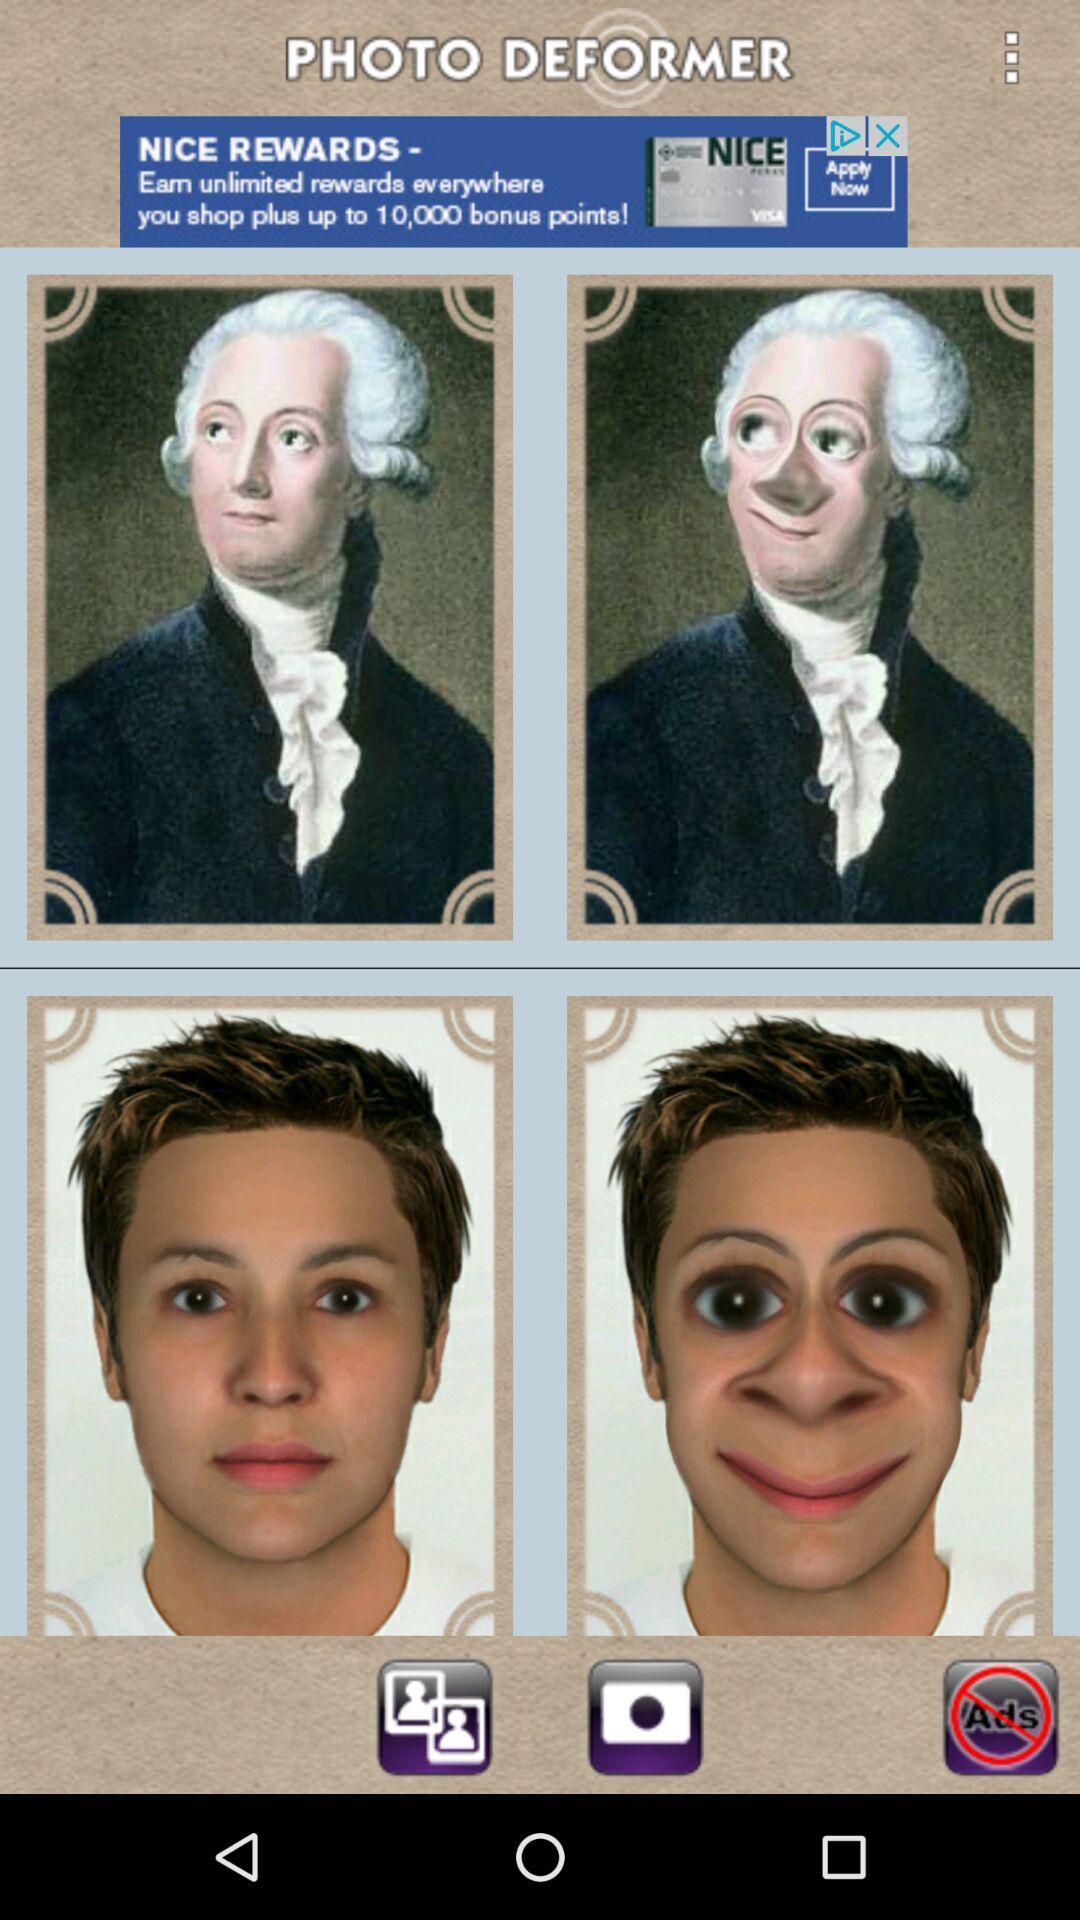  What do you see at coordinates (540, 181) in the screenshot?
I see `advertisement botton` at bounding box center [540, 181].